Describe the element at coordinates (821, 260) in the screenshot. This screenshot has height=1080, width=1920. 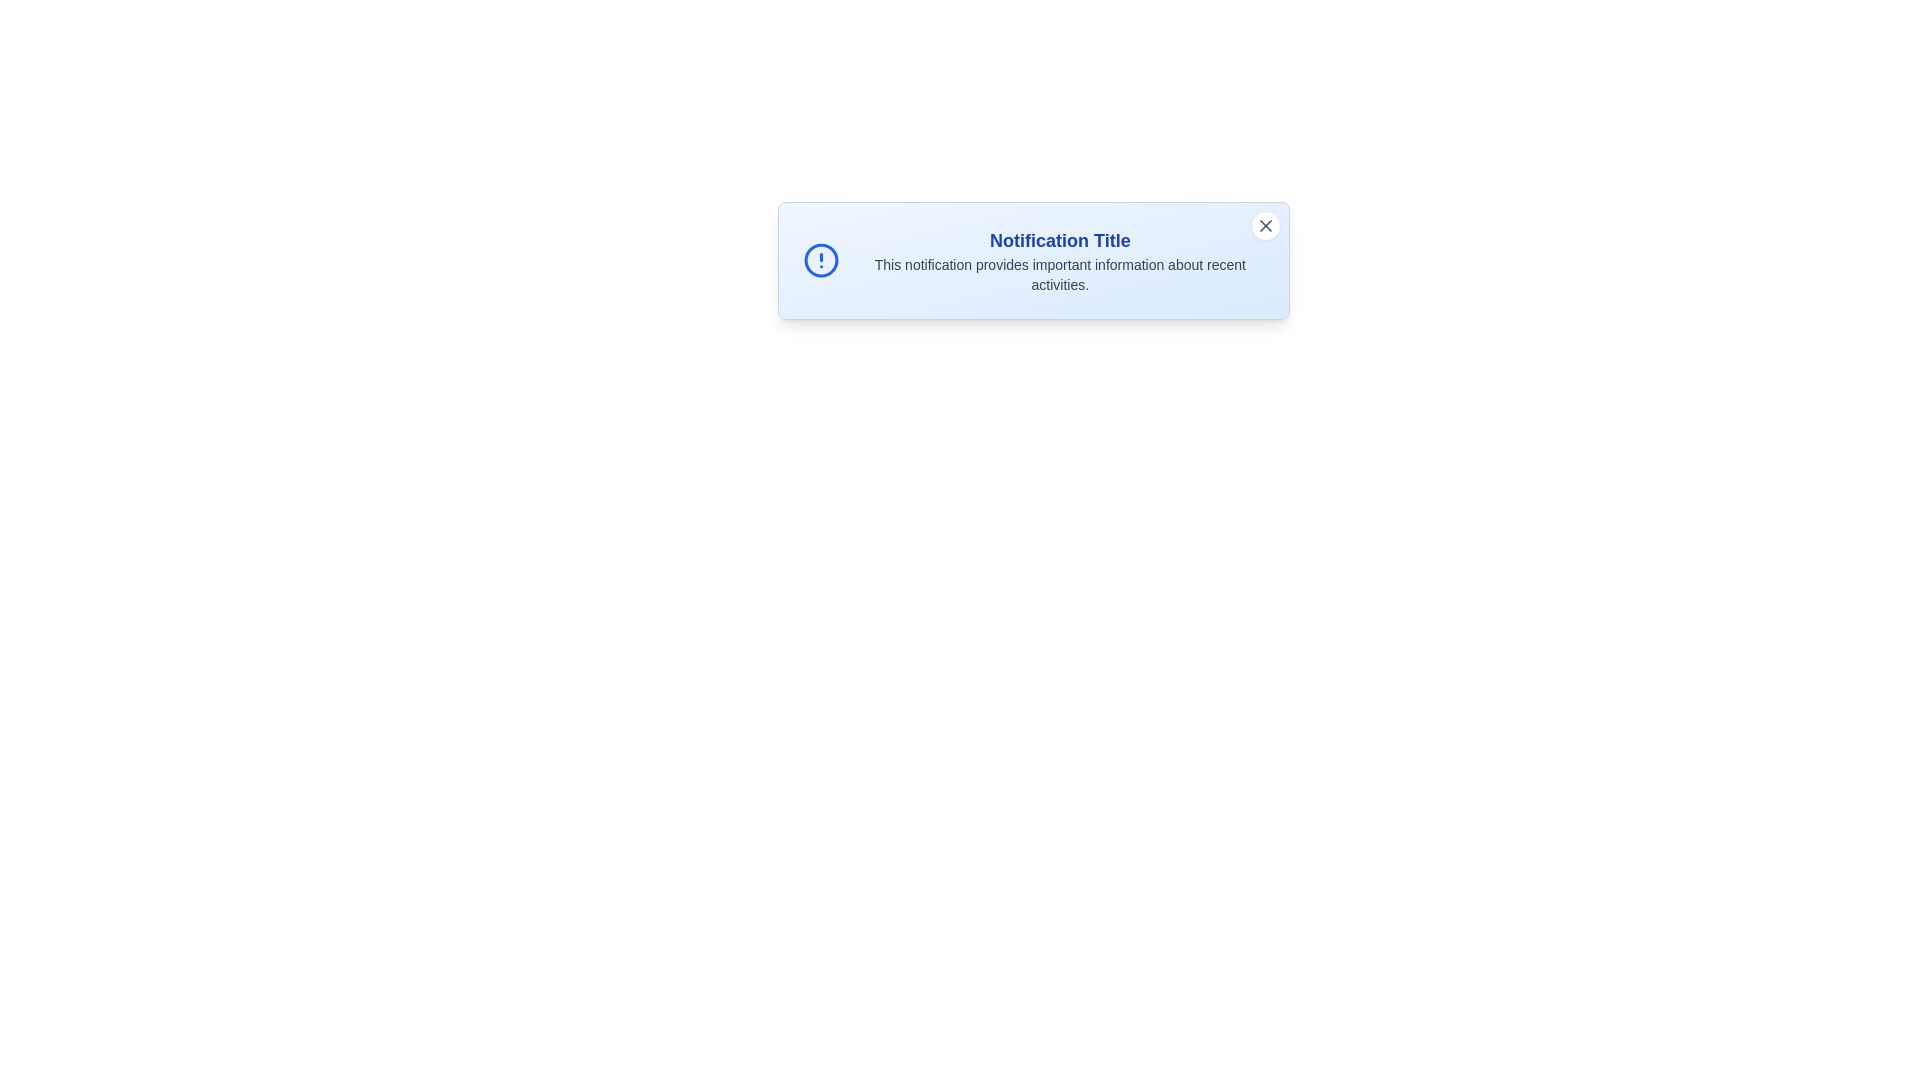
I see `the circular icon with a blue border and a blue exclamation mark, located on the left side of the notification banner adjacent to the title text` at that location.